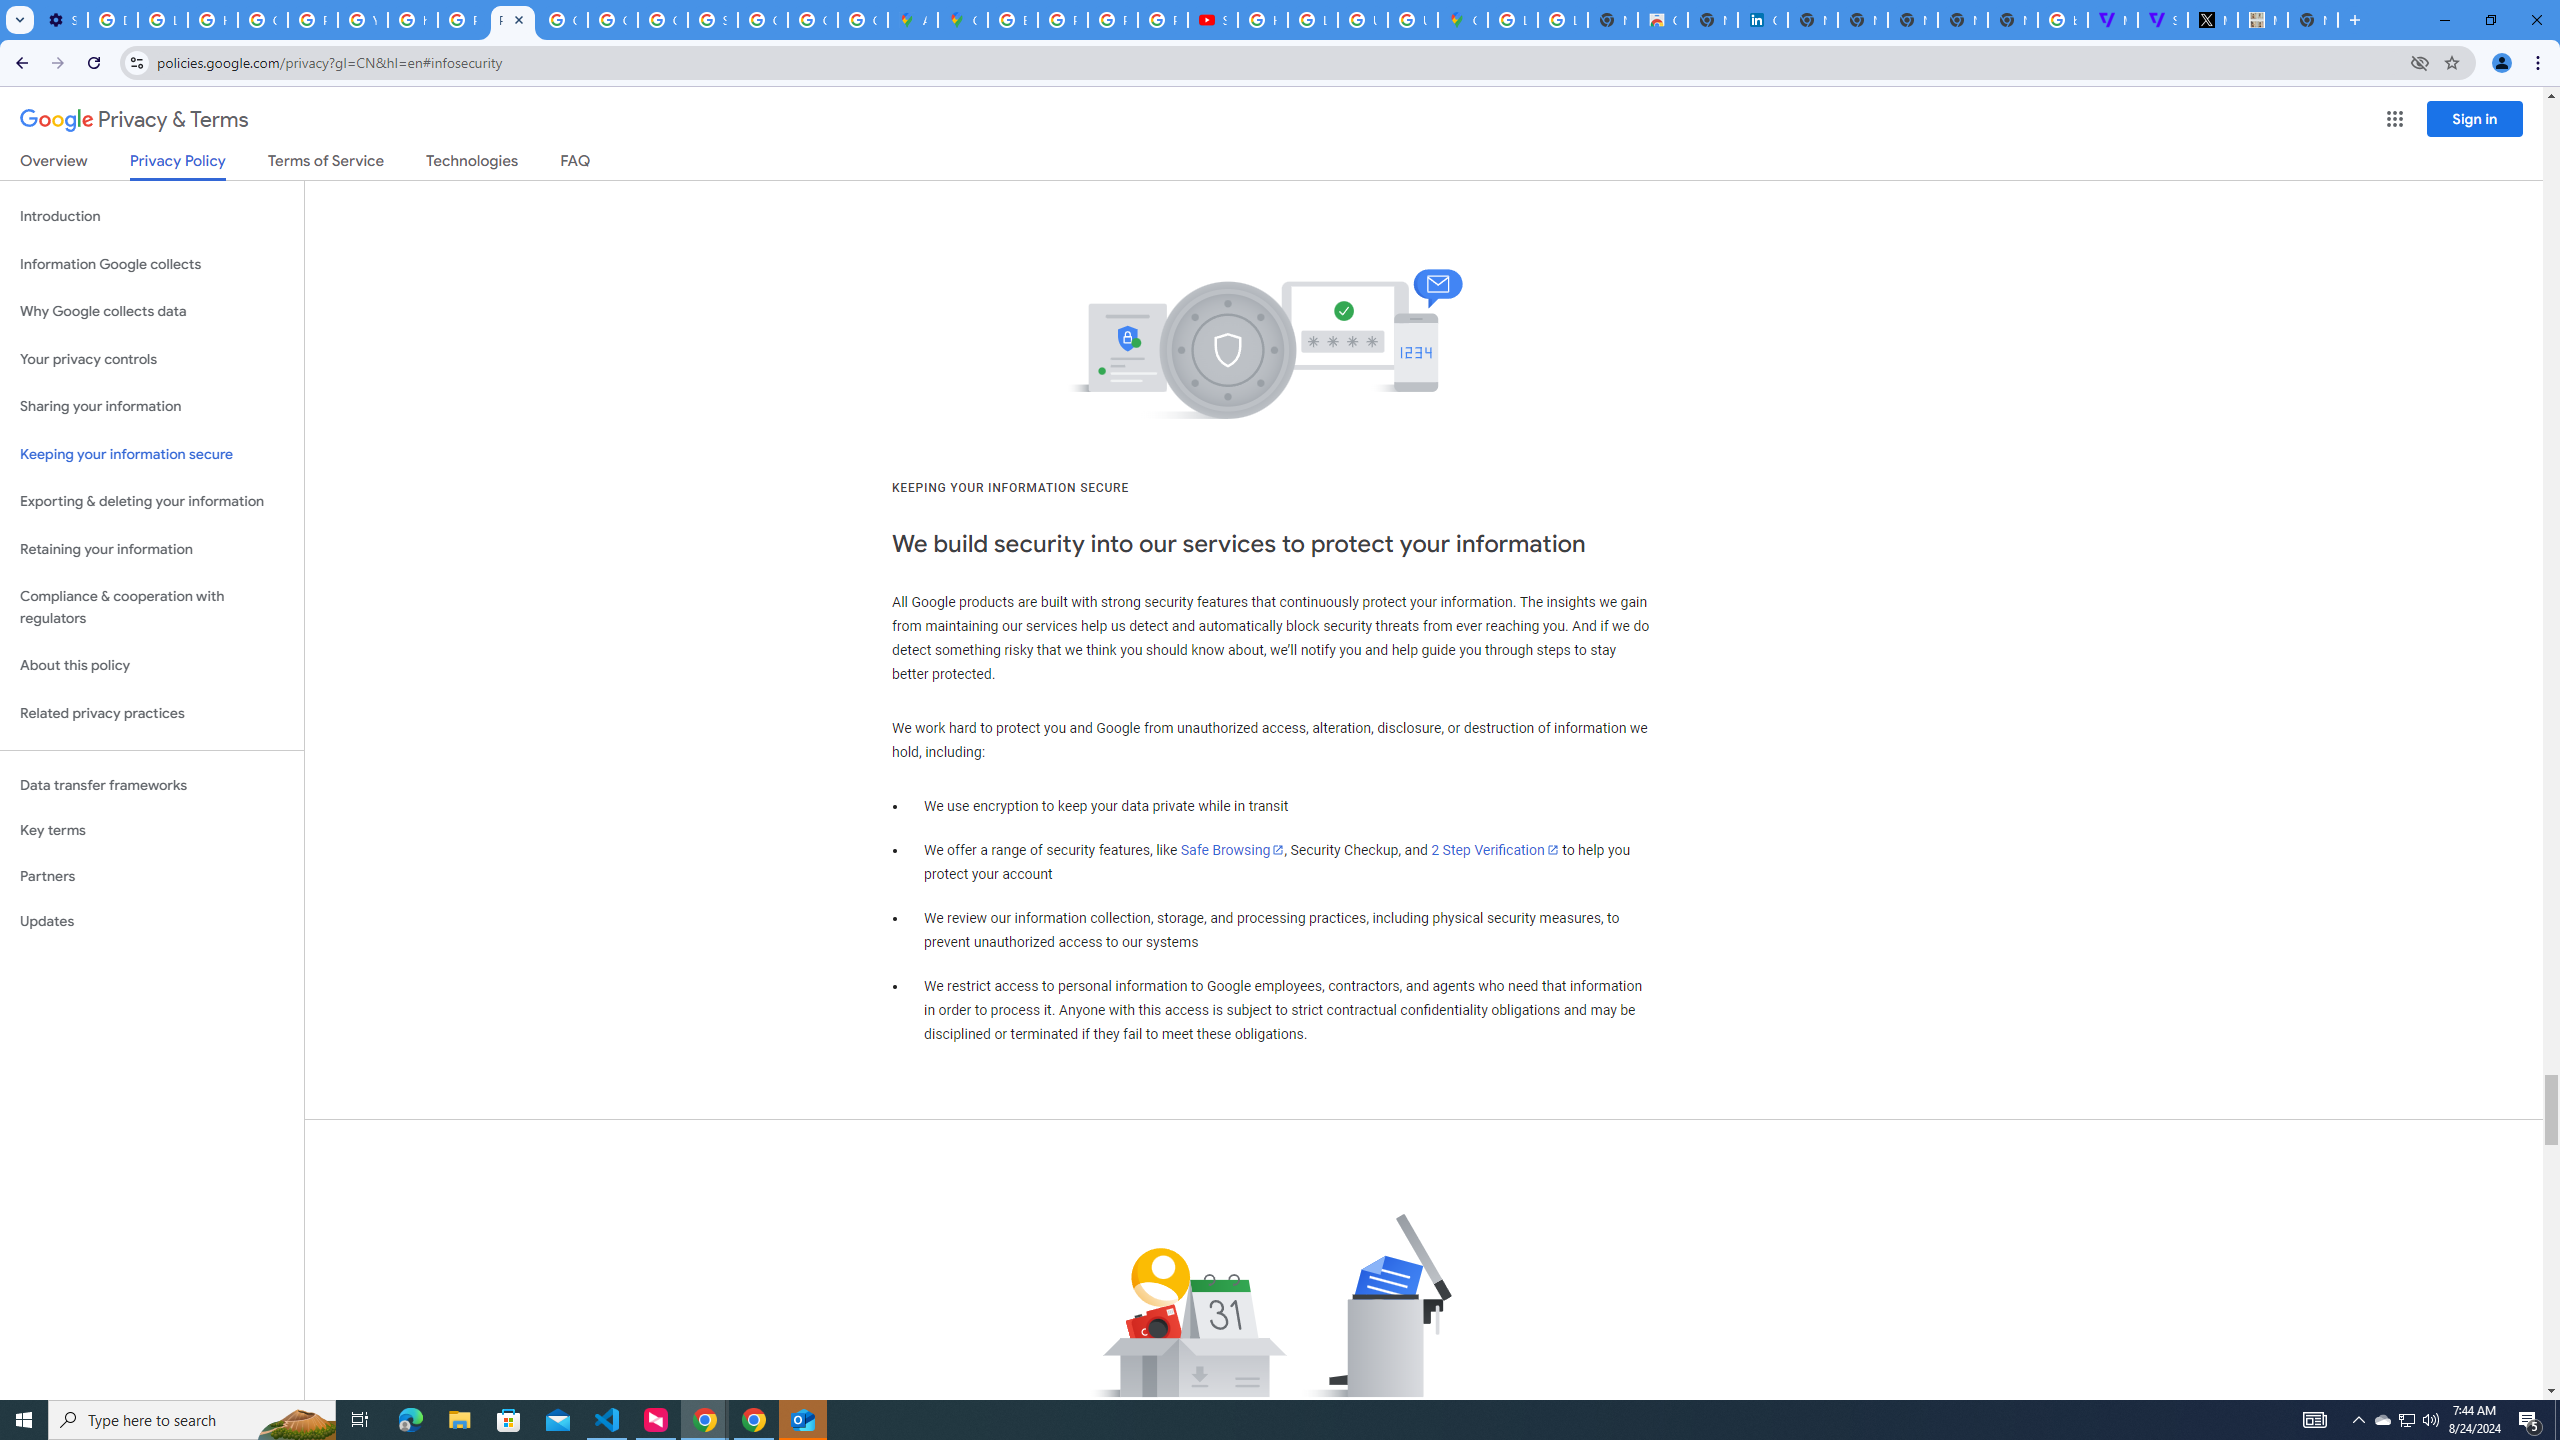 This screenshot has height=1440, width=2560. What do you see at coordinates (151, 215) in the screenshot?
I see `'Introduction'` at bounding box center [151, 215].